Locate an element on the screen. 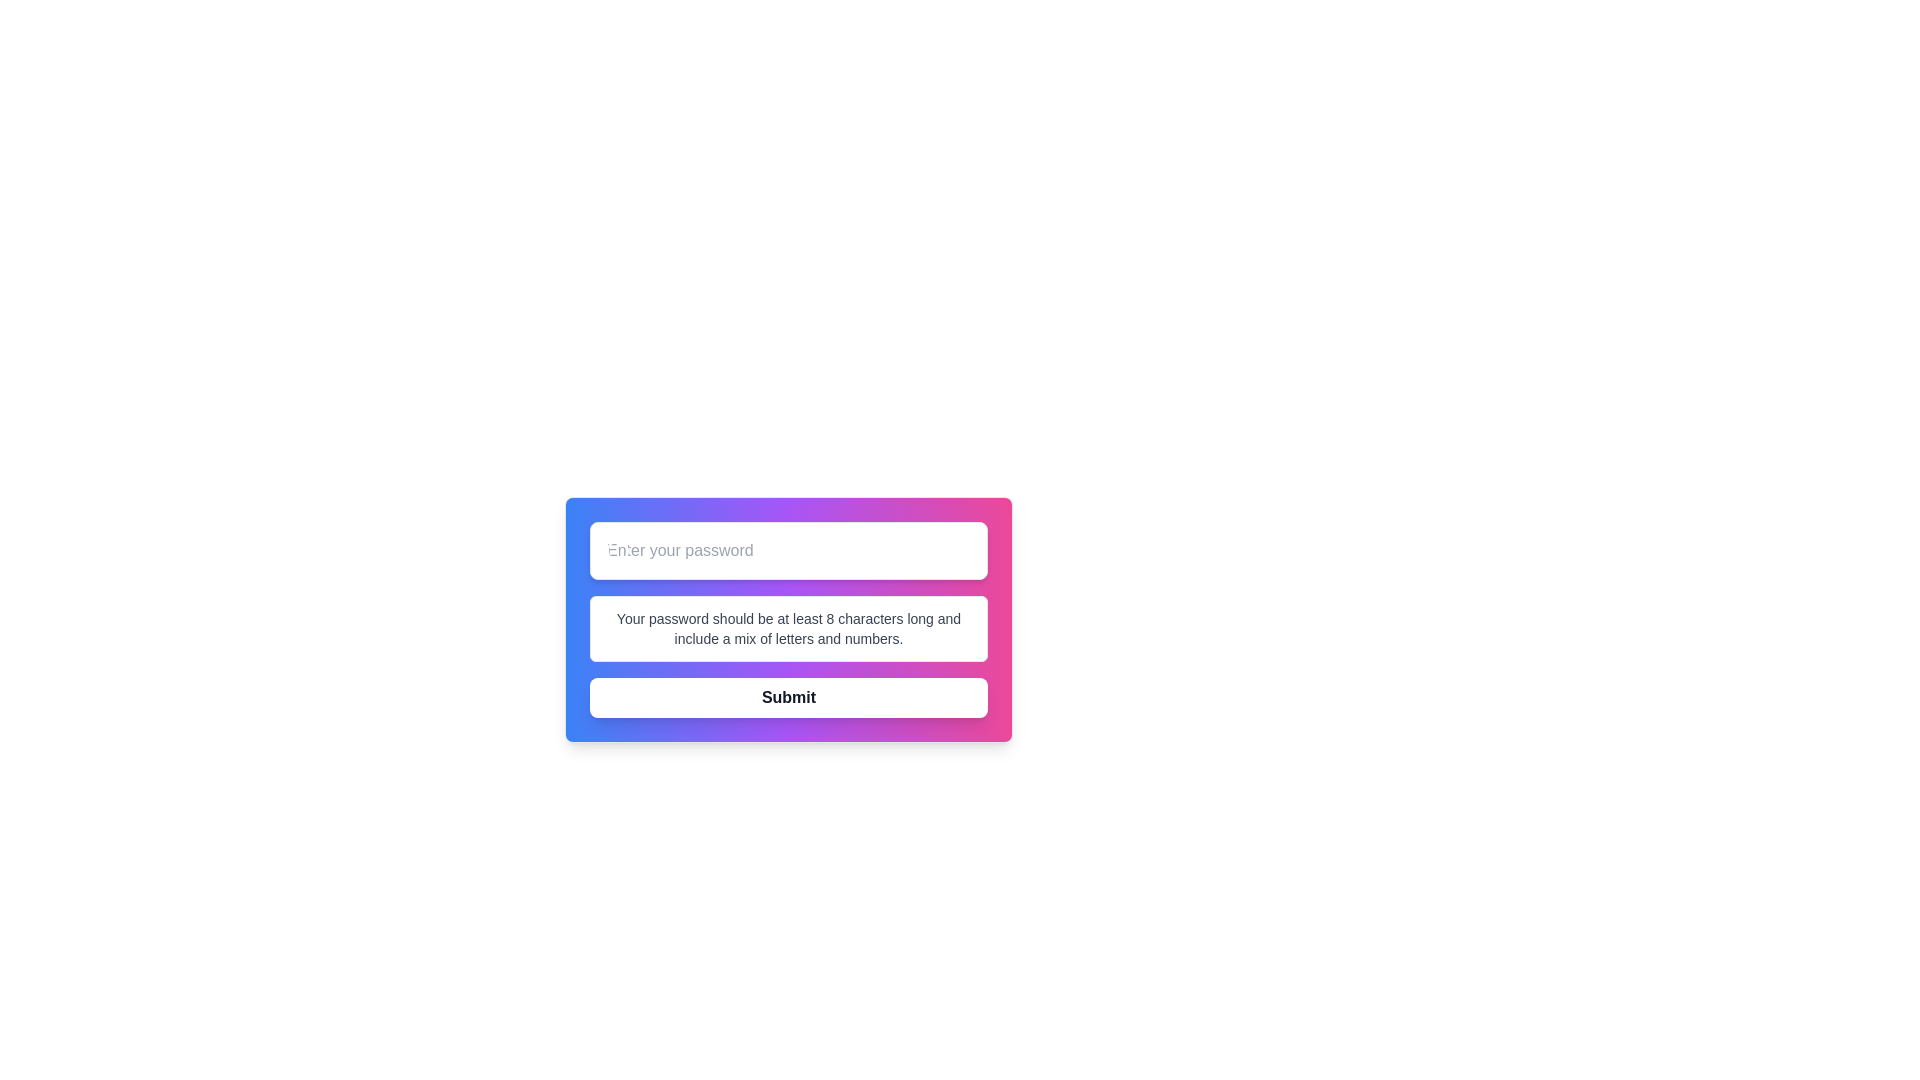 This screenshot has width=1920, height=1080. the static text block that provides guidance on setting a secure password, positioned below the password input field and above the 'Submit' button is located at coordinates (787, 627).